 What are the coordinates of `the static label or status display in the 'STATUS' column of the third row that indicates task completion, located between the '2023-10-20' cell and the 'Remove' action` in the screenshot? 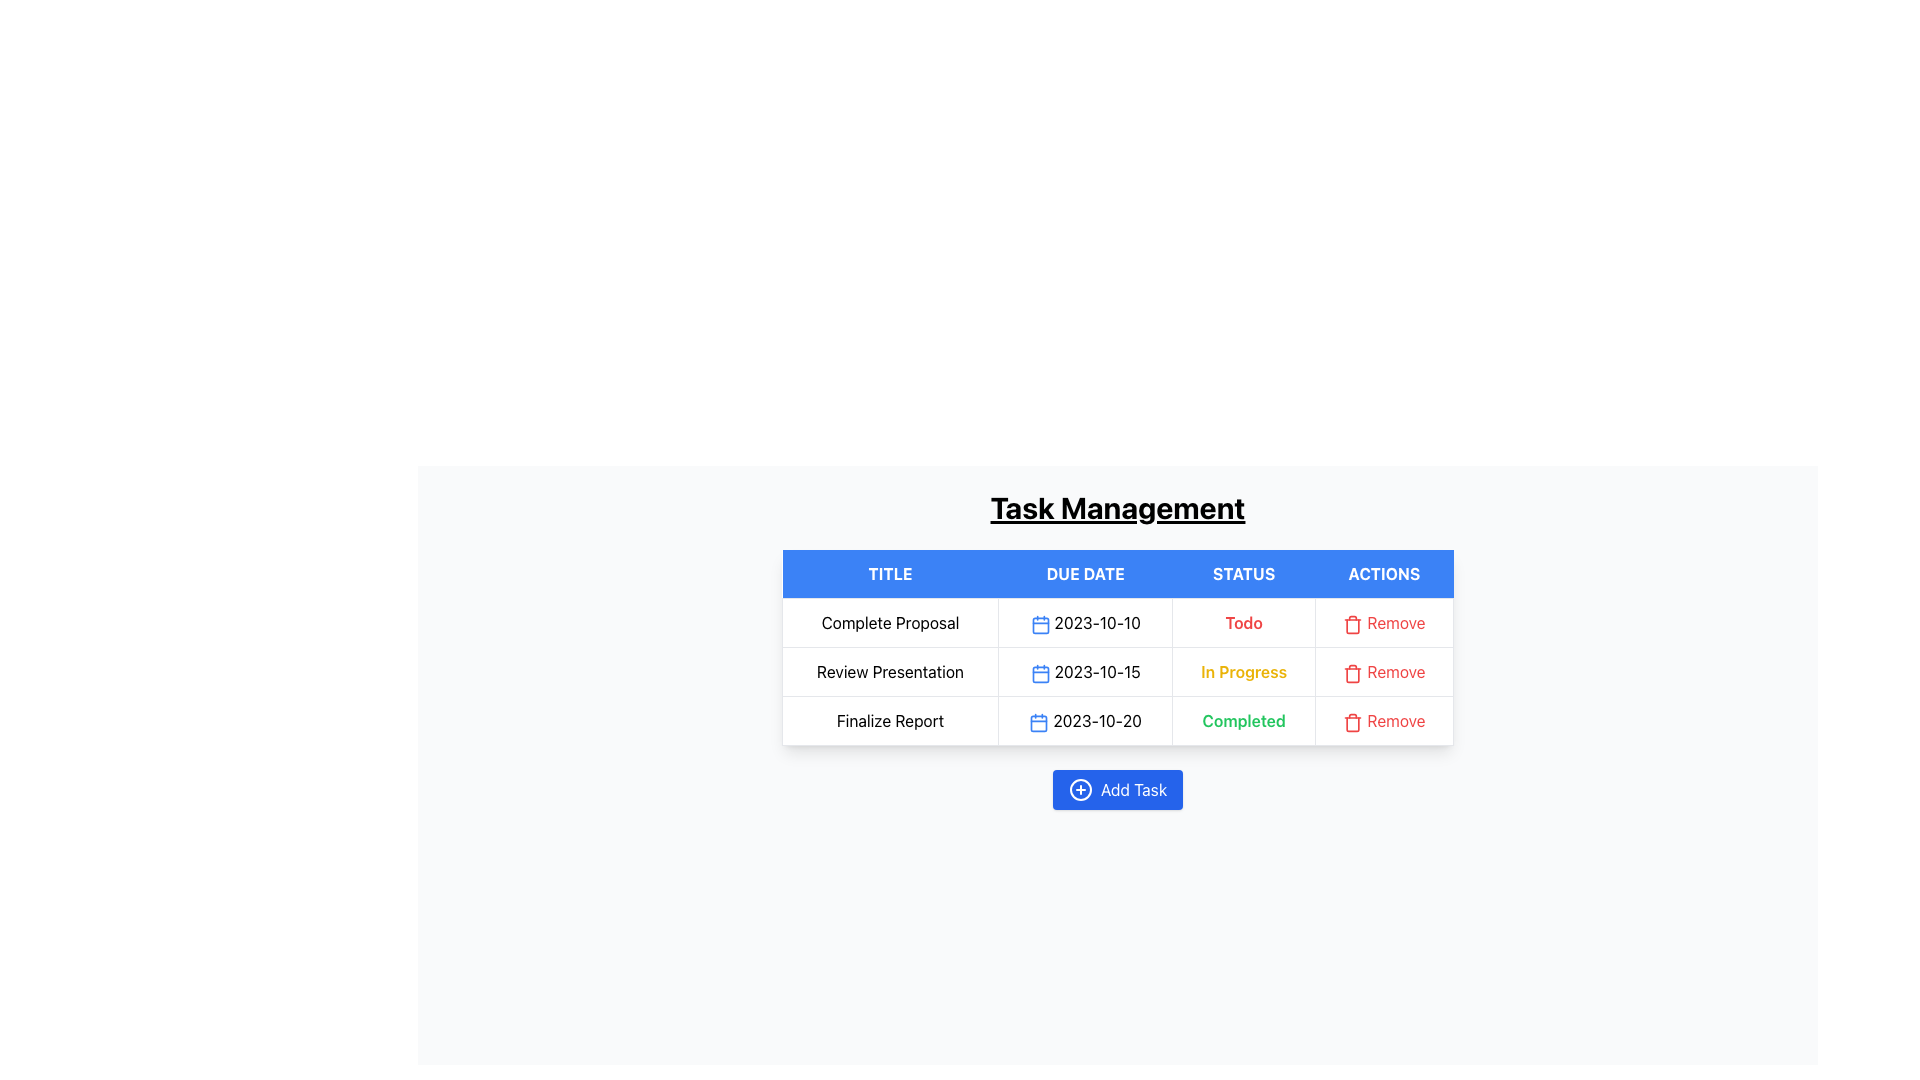 It's located at (1243, 721).